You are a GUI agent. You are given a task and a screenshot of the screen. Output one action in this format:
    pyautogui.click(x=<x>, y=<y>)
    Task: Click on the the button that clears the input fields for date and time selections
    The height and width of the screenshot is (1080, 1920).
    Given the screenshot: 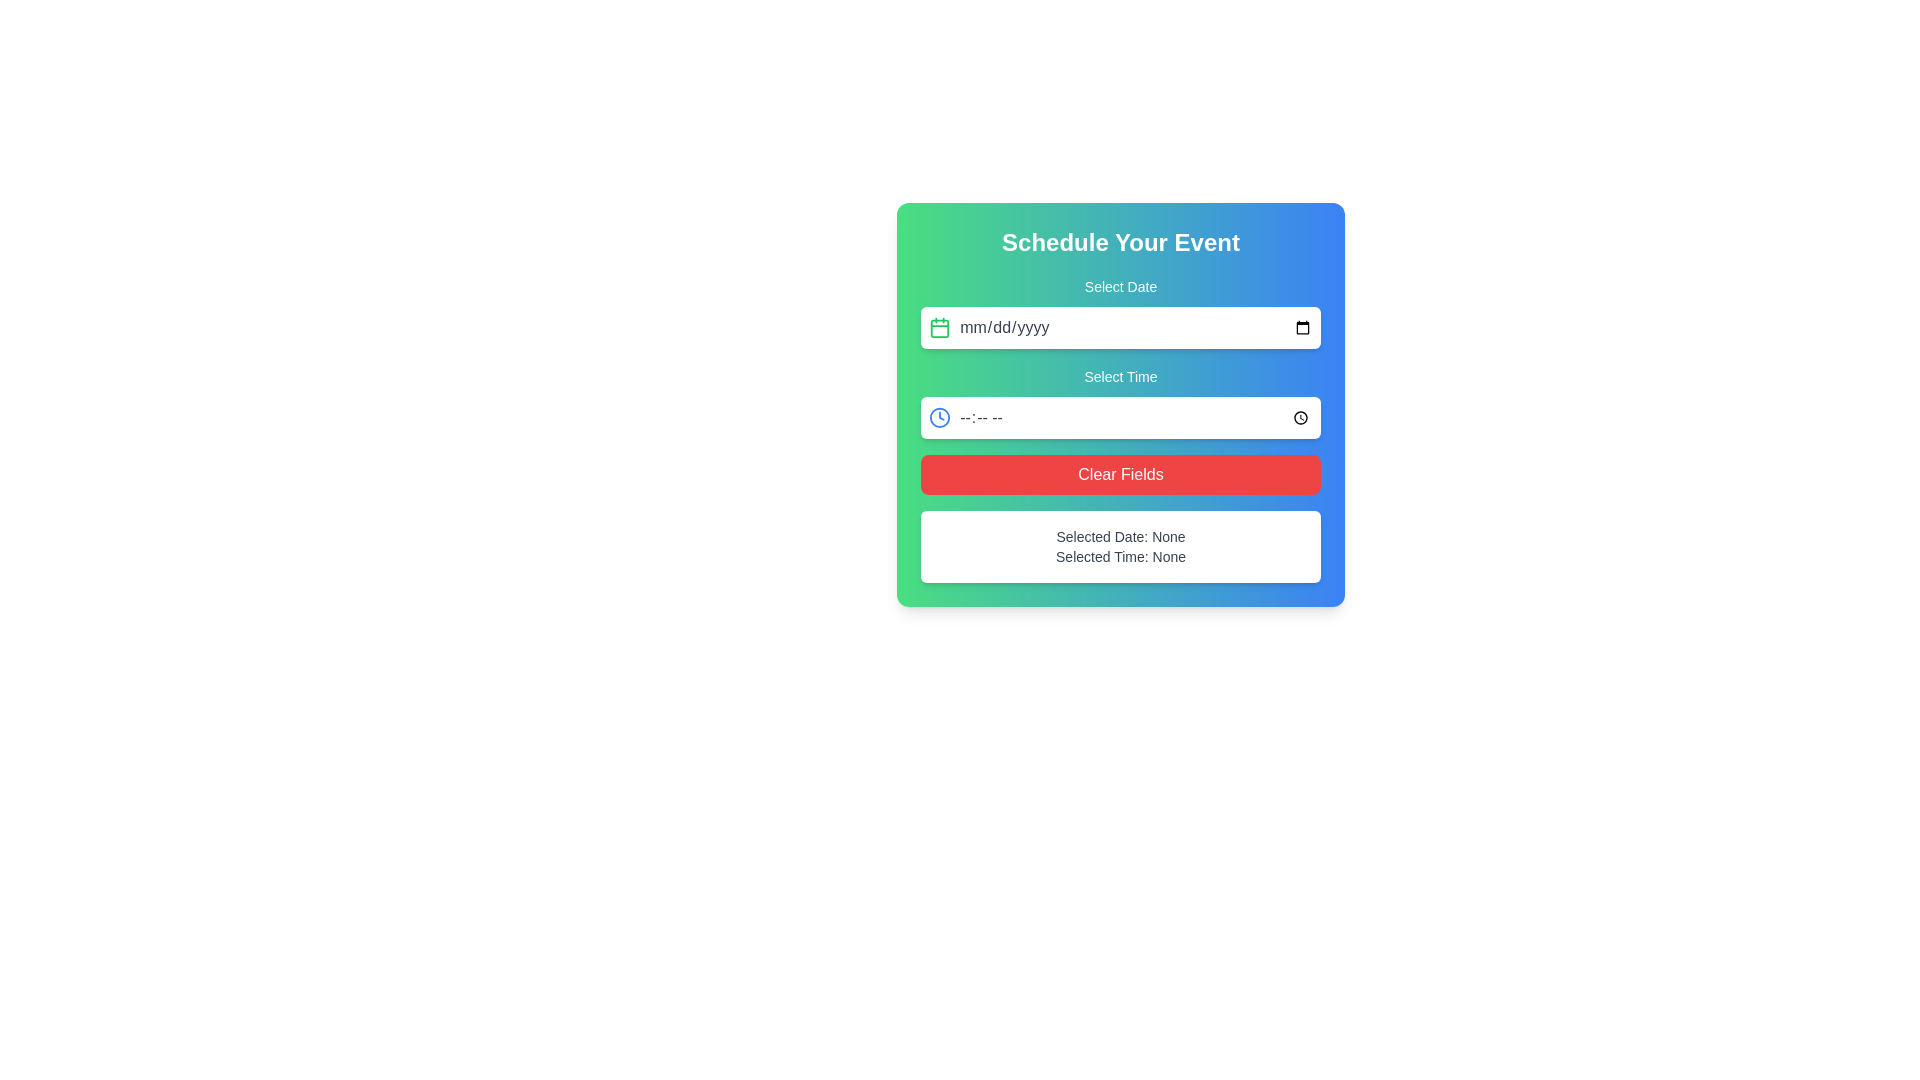 What is the action you would take?
    pyautogui.click(x=1121, y=474)
    